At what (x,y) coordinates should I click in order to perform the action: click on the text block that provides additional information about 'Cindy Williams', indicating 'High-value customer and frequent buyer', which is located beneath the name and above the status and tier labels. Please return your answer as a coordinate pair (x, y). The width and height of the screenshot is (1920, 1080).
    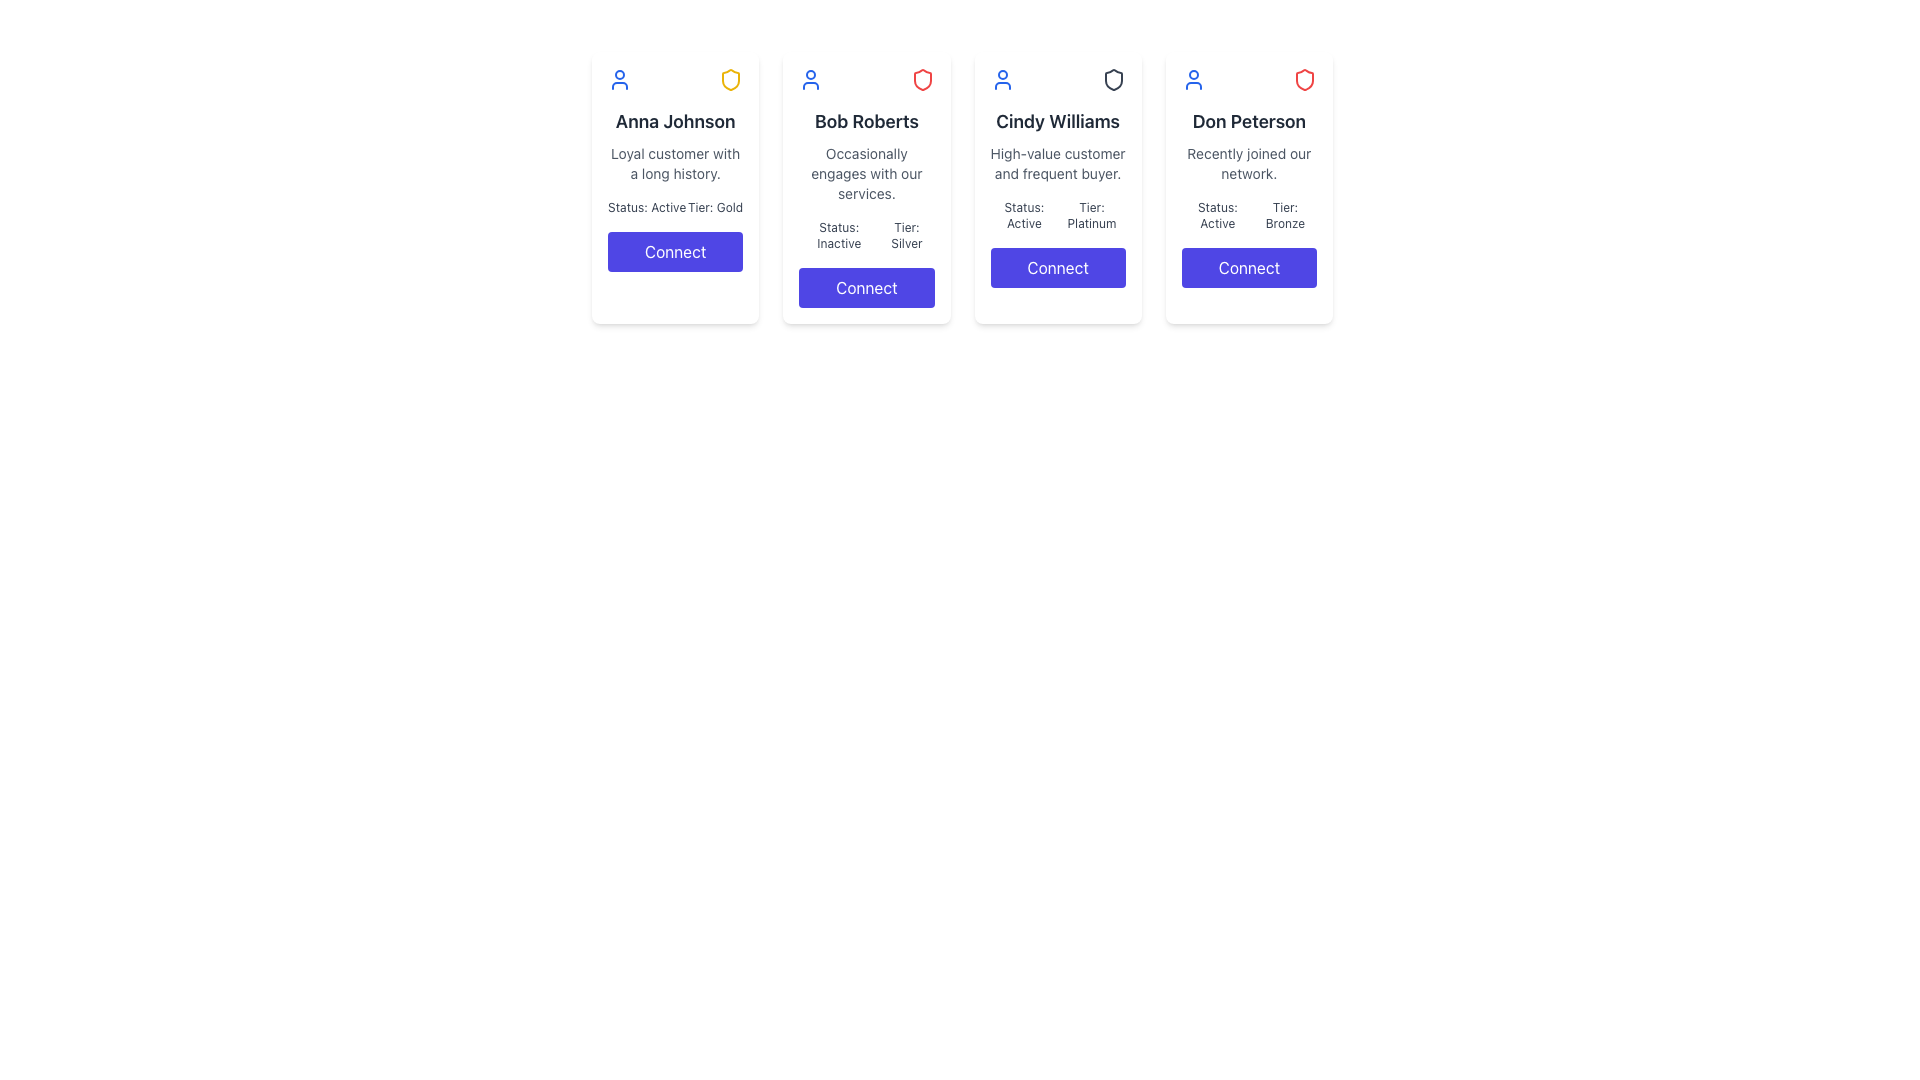
    Looking at the image, I should click on (1057, 163).